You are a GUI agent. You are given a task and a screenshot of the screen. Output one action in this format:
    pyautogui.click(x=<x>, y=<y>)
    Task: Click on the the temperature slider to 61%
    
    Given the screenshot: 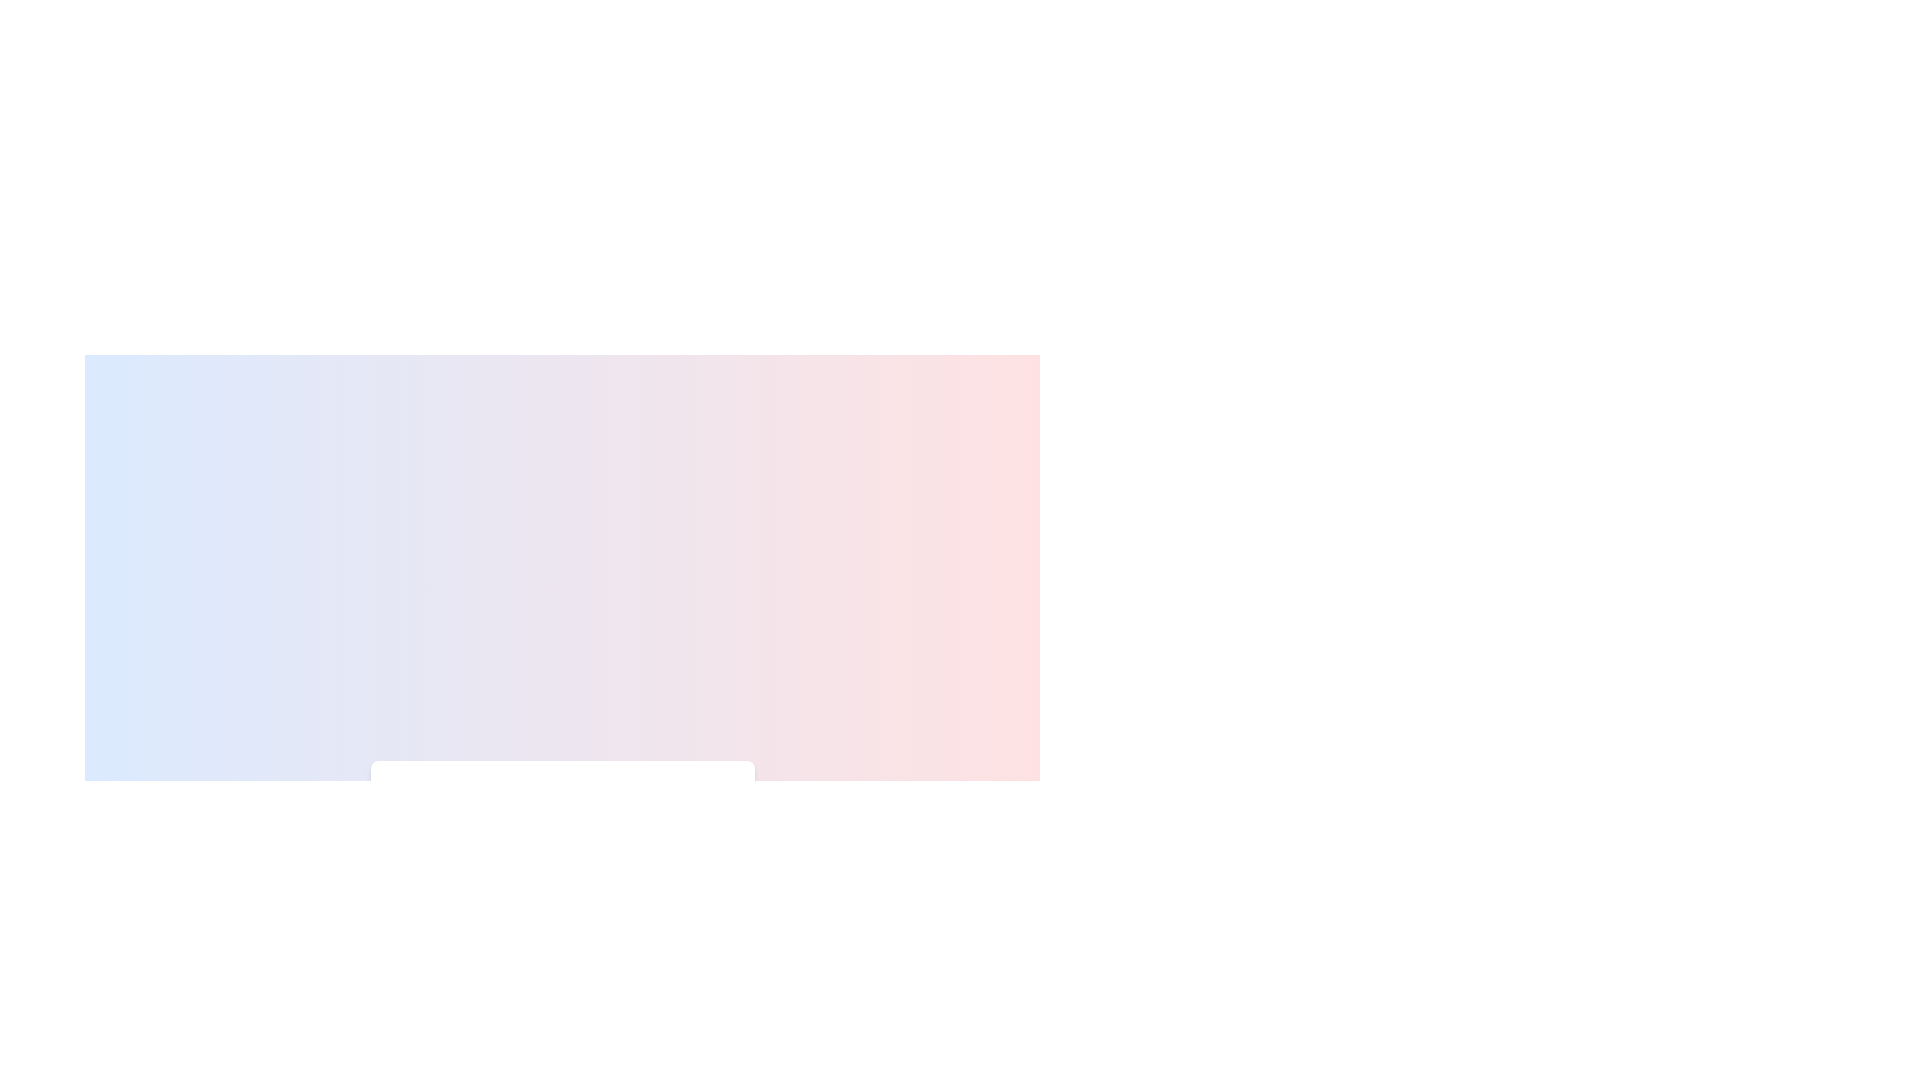 What is the action you would take?
    pyautogui.click(x=598, y=860)
    